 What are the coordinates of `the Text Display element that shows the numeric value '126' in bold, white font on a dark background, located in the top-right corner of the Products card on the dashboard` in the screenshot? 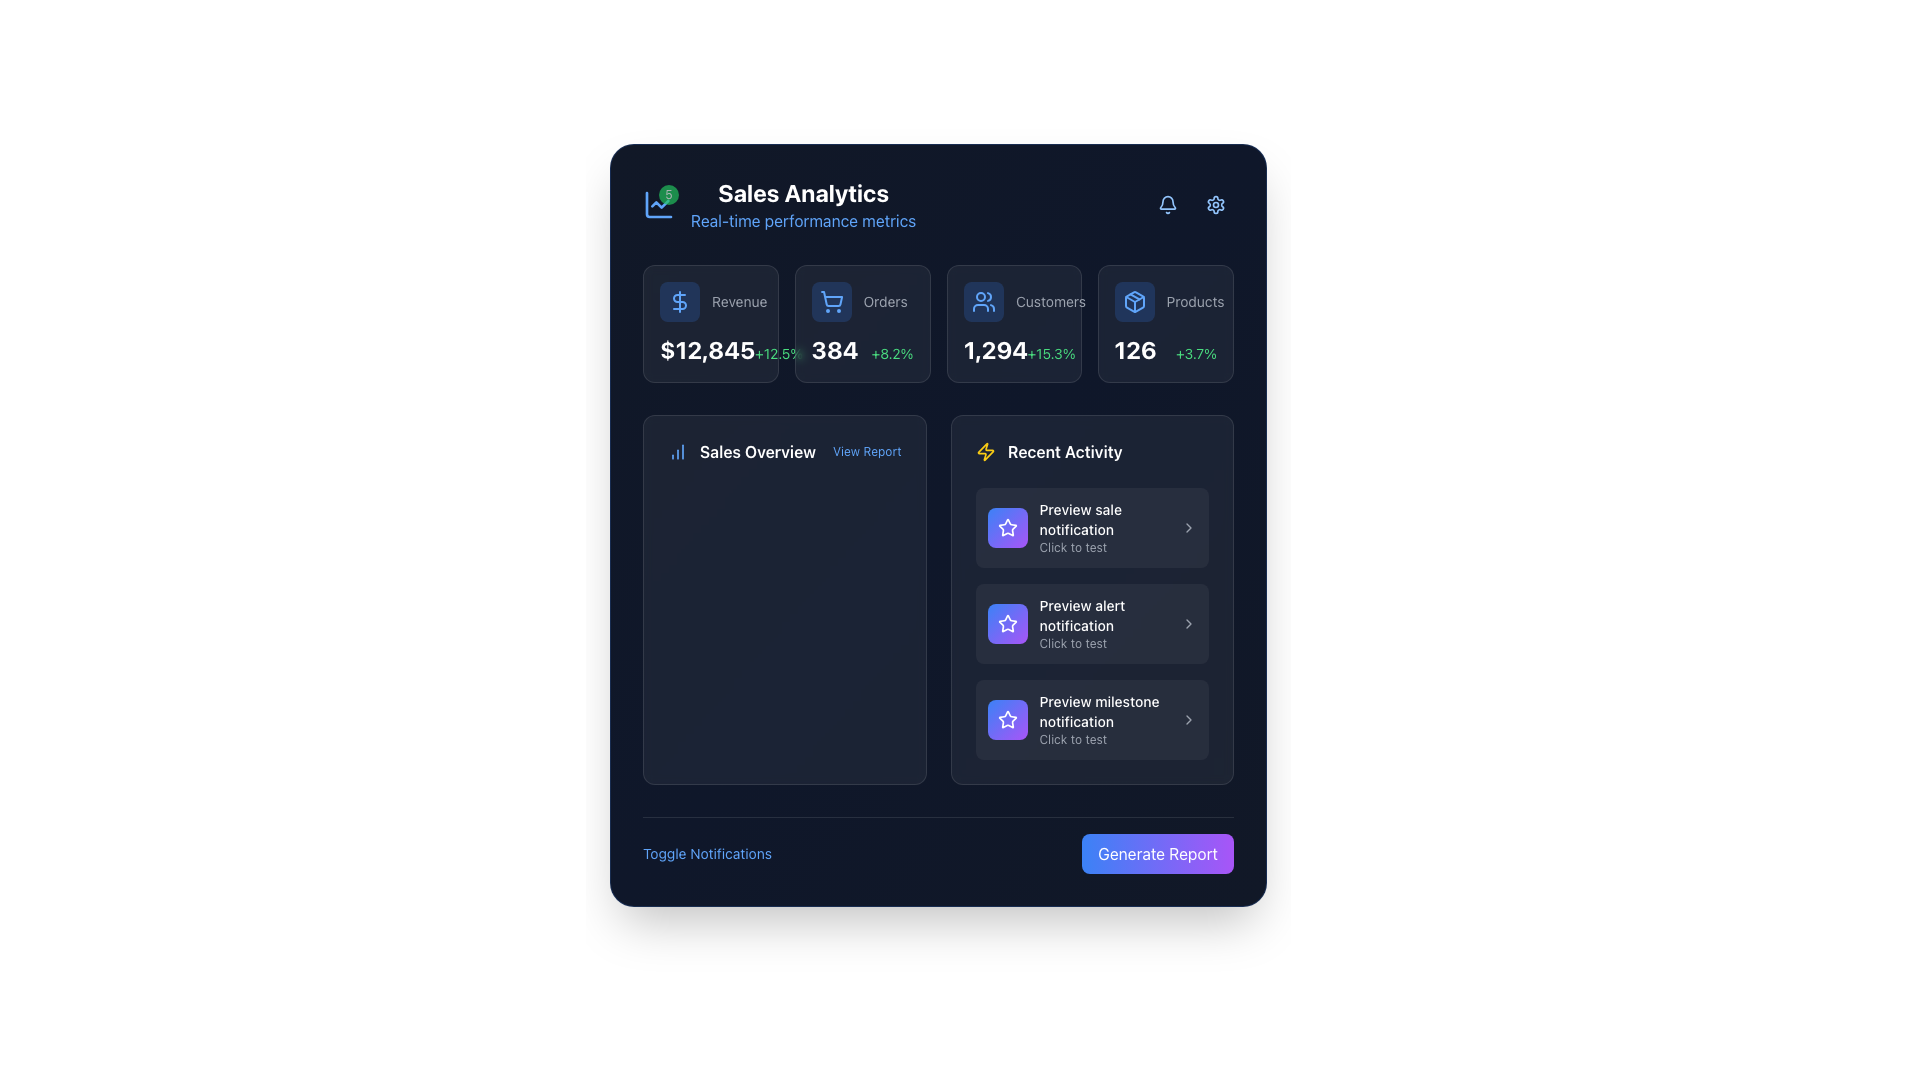 It's located at (1136, 349).